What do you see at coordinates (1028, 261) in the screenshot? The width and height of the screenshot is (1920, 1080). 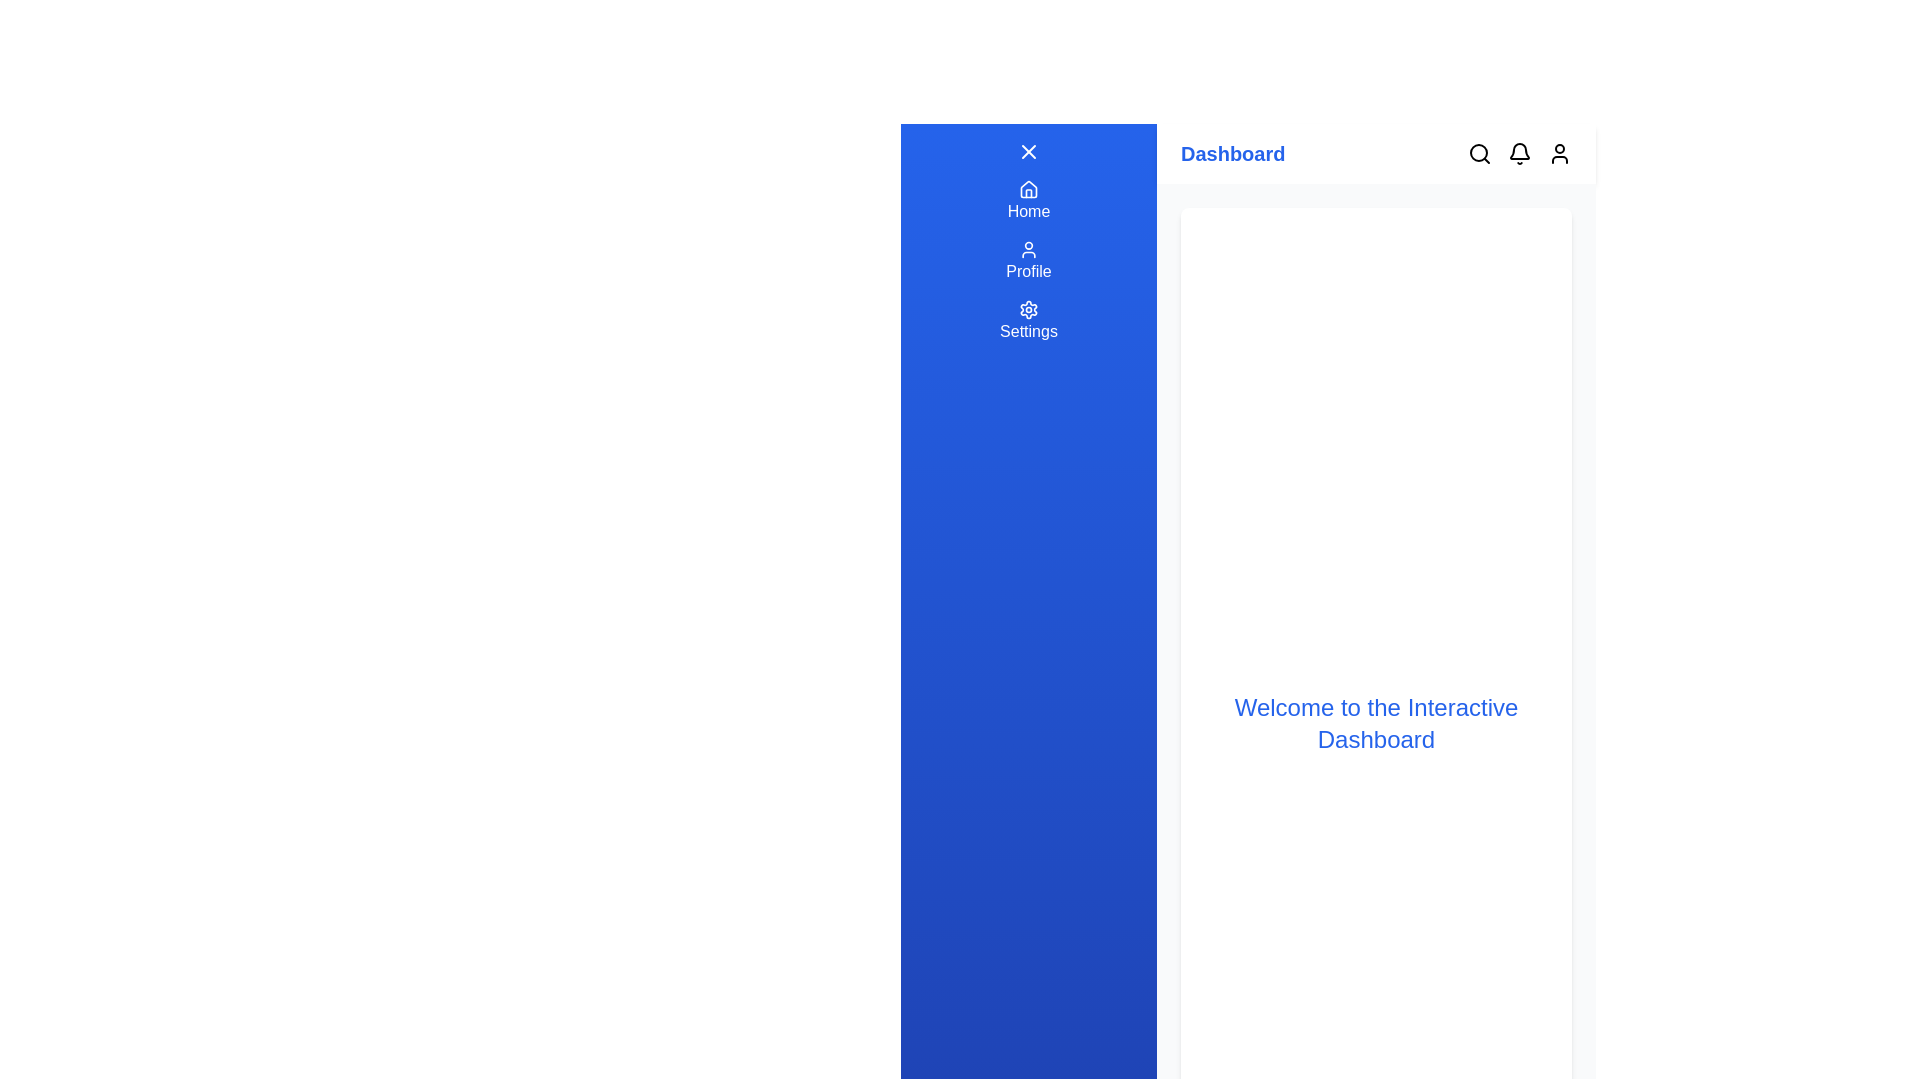 I see `the Navigation button labeled 'Profile', which features a user icon above the word 'Profile' in white font on a blue background, located in the sidebar menu below 'Home' and above 'Settings'` at bounding box center [1028, 261].